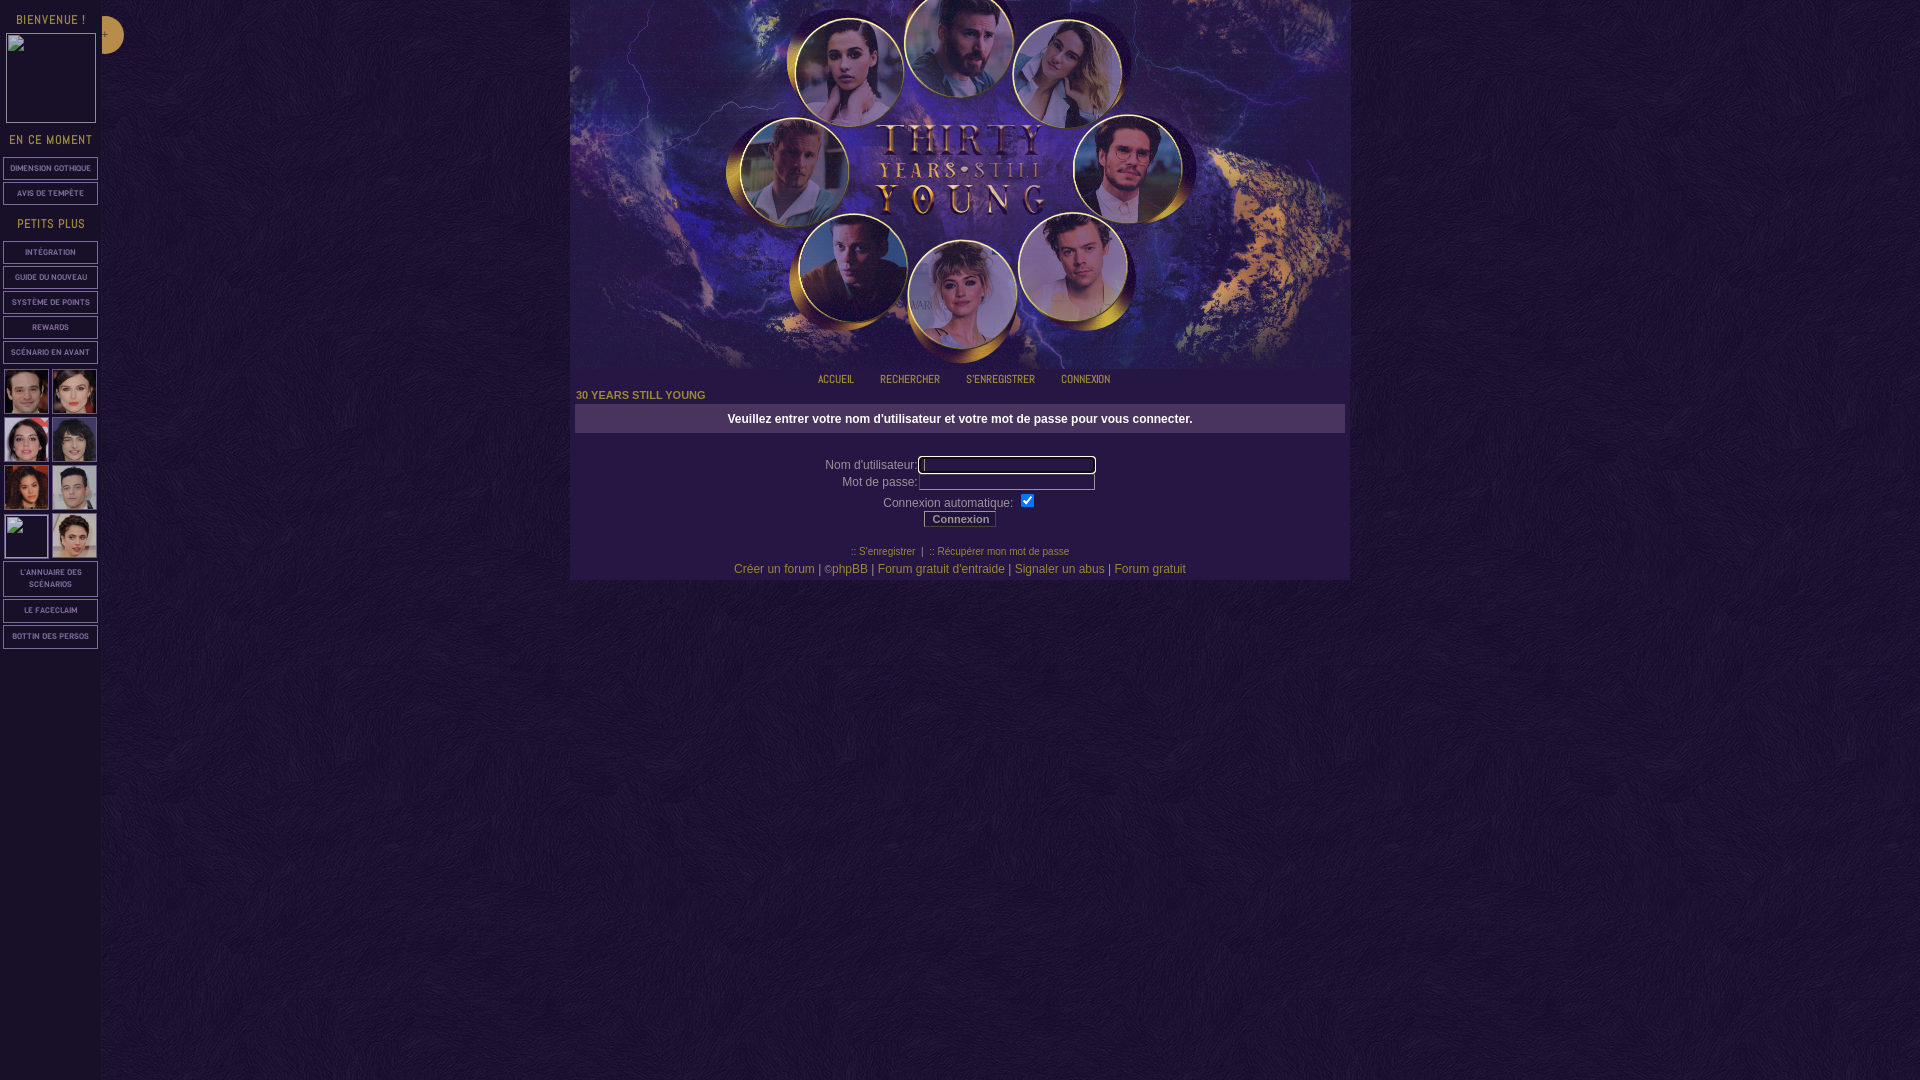 This screenshot has height=1080, width=1920. I want to click on '30 YEARS STILL YOUNG', so click(575, 394).